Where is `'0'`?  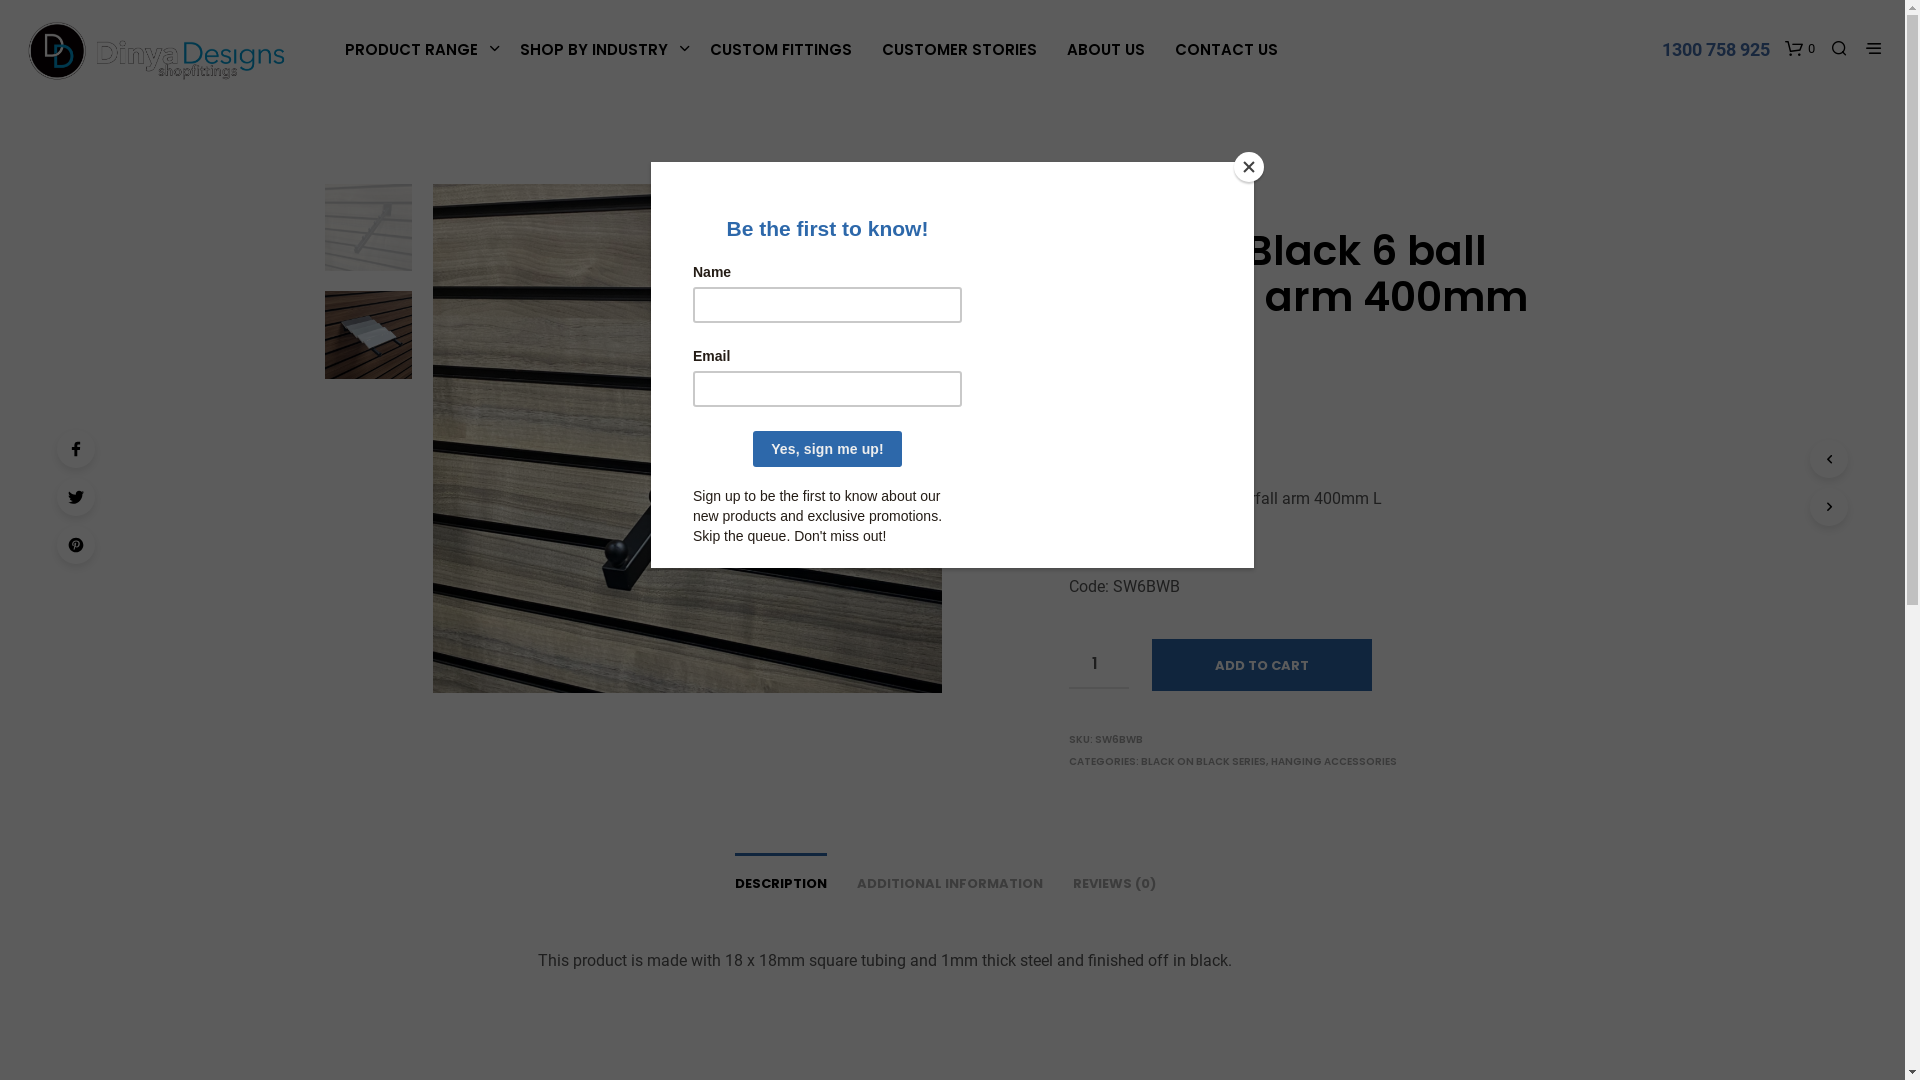
'0' is located at coordinates (1785, 48).